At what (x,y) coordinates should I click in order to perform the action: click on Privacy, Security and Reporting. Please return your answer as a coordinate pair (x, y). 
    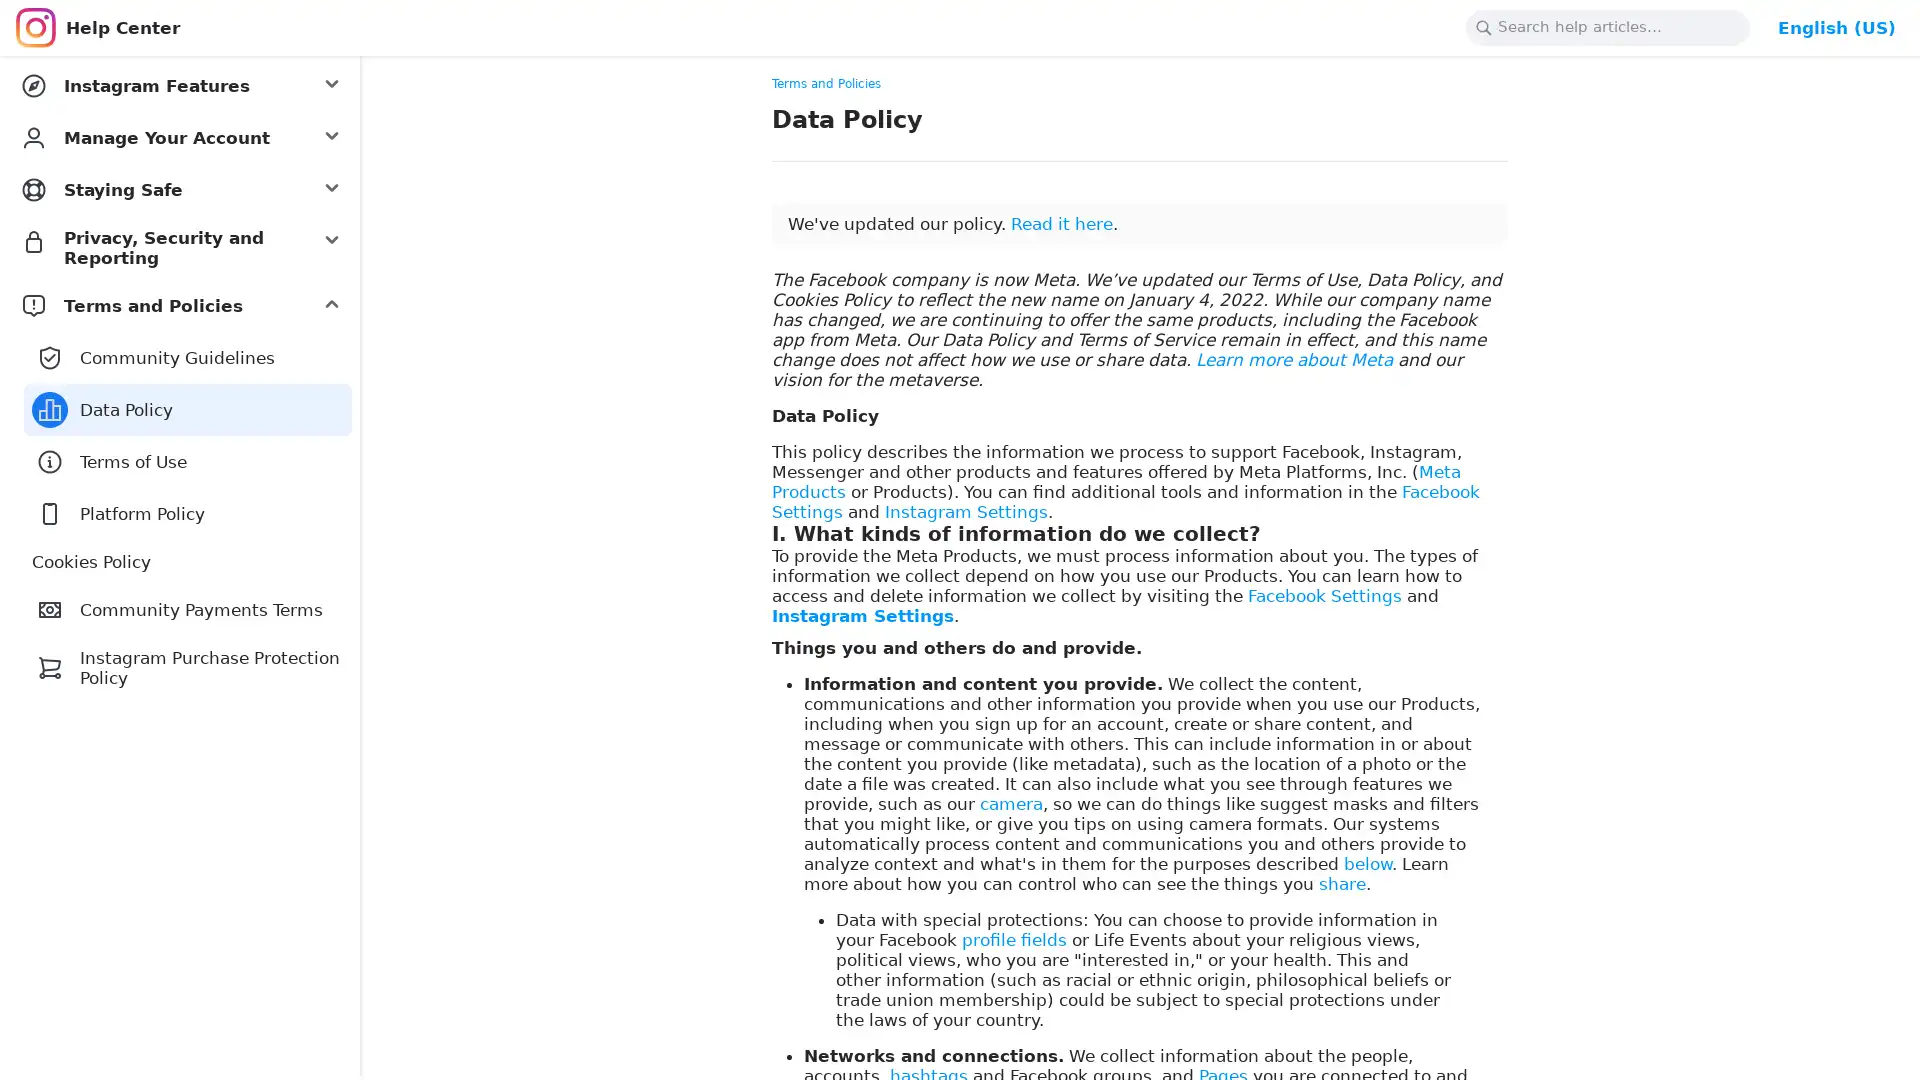
    Looking at the image, I should click on (180, 246).